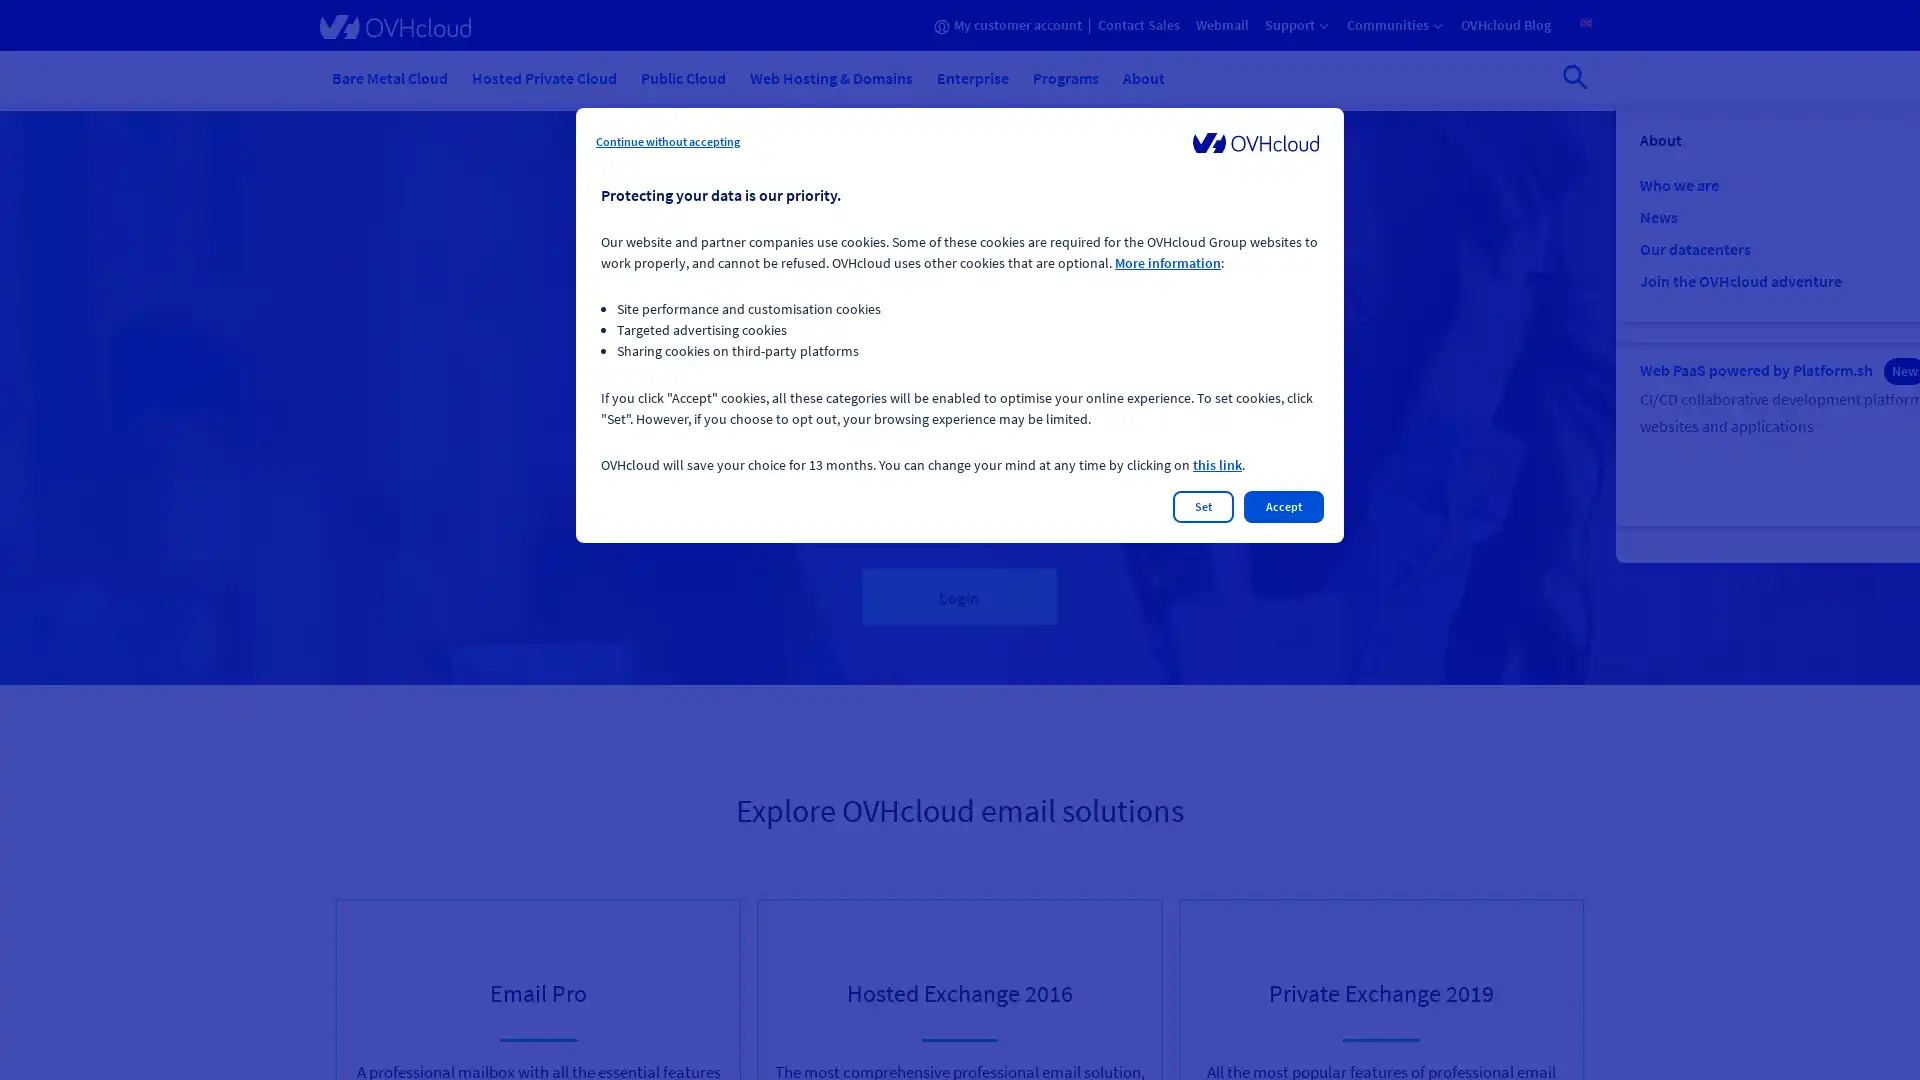 The width and height of the screenshot is (1920, 1080). Describe the element at coordinates (1573, 76) in the screenshot. I see `Open search bar` at that location.